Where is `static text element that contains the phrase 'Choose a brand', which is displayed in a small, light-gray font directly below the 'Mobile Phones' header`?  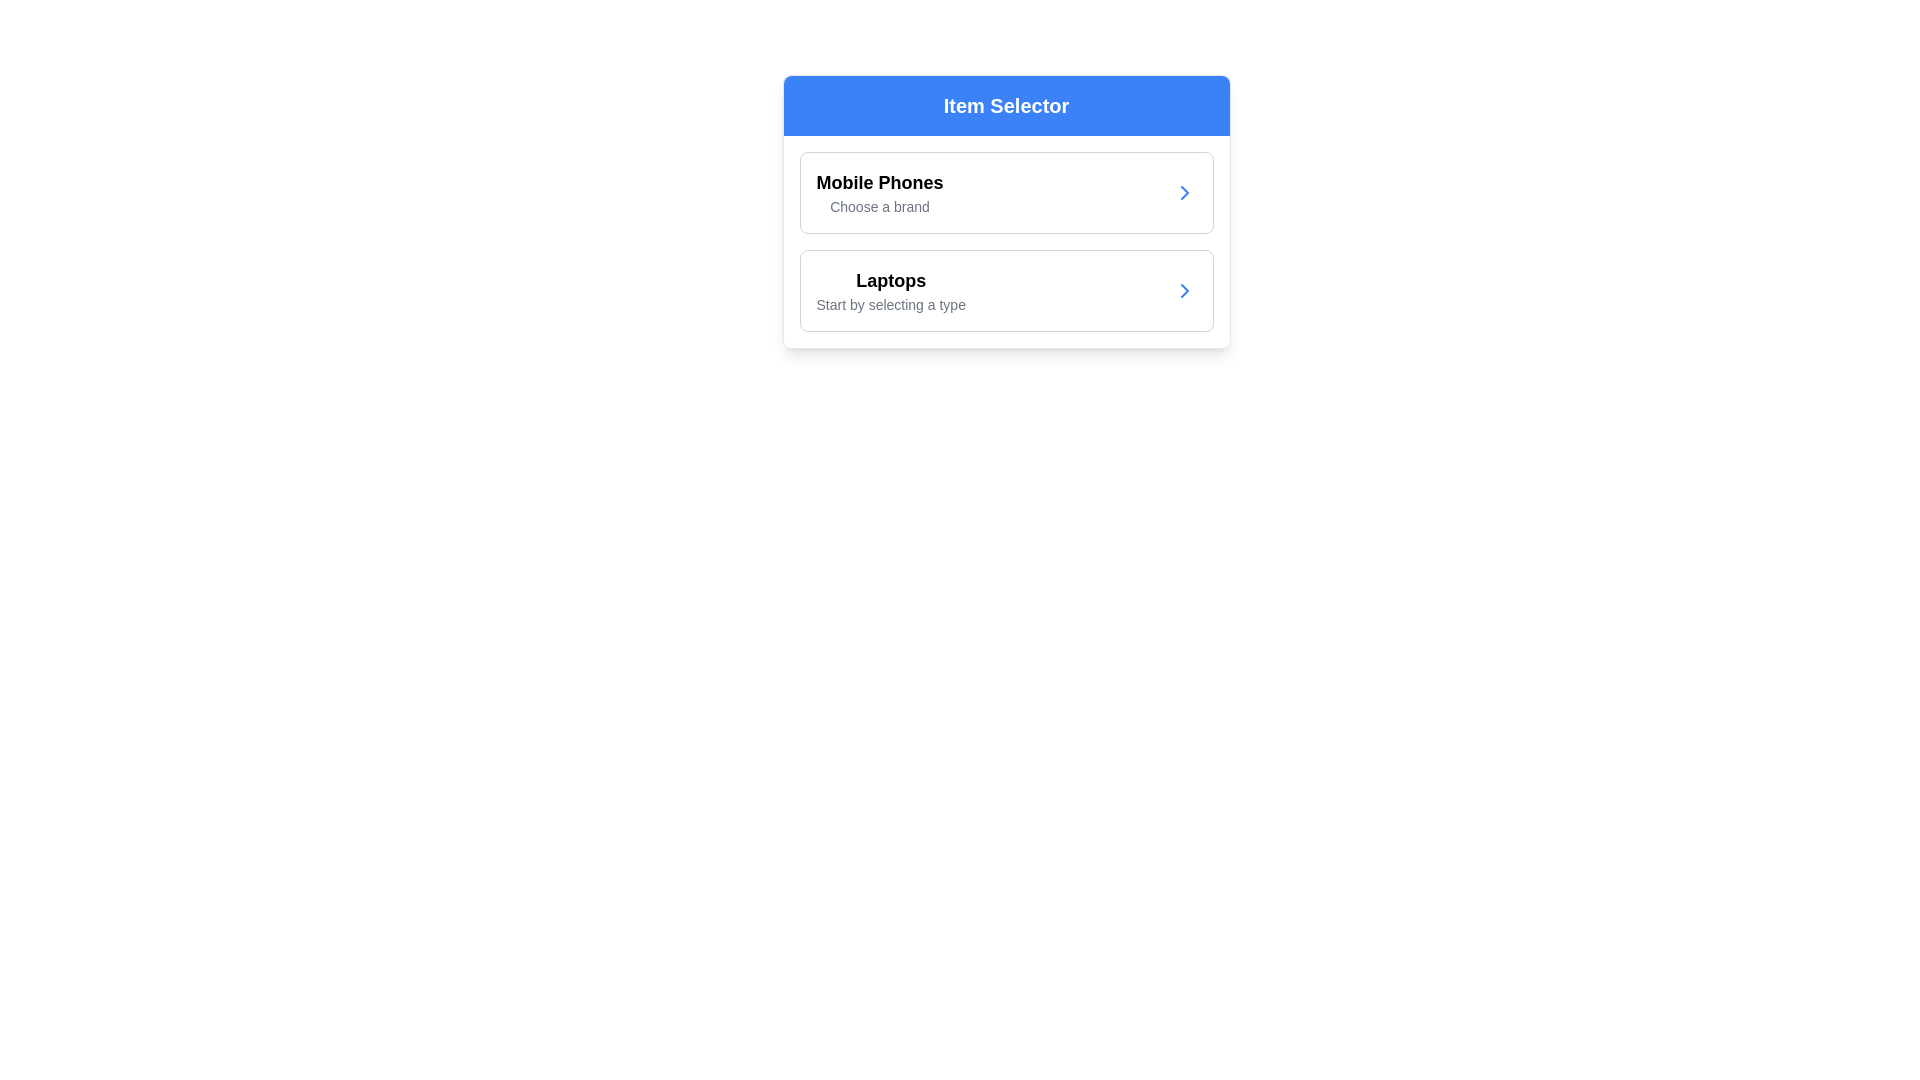
static text element that contains the phrase 'Choose a brand', which is displayed in a small, light-gray font directly below the 'Mobile Phones' header is located at coordinates (879, 207).